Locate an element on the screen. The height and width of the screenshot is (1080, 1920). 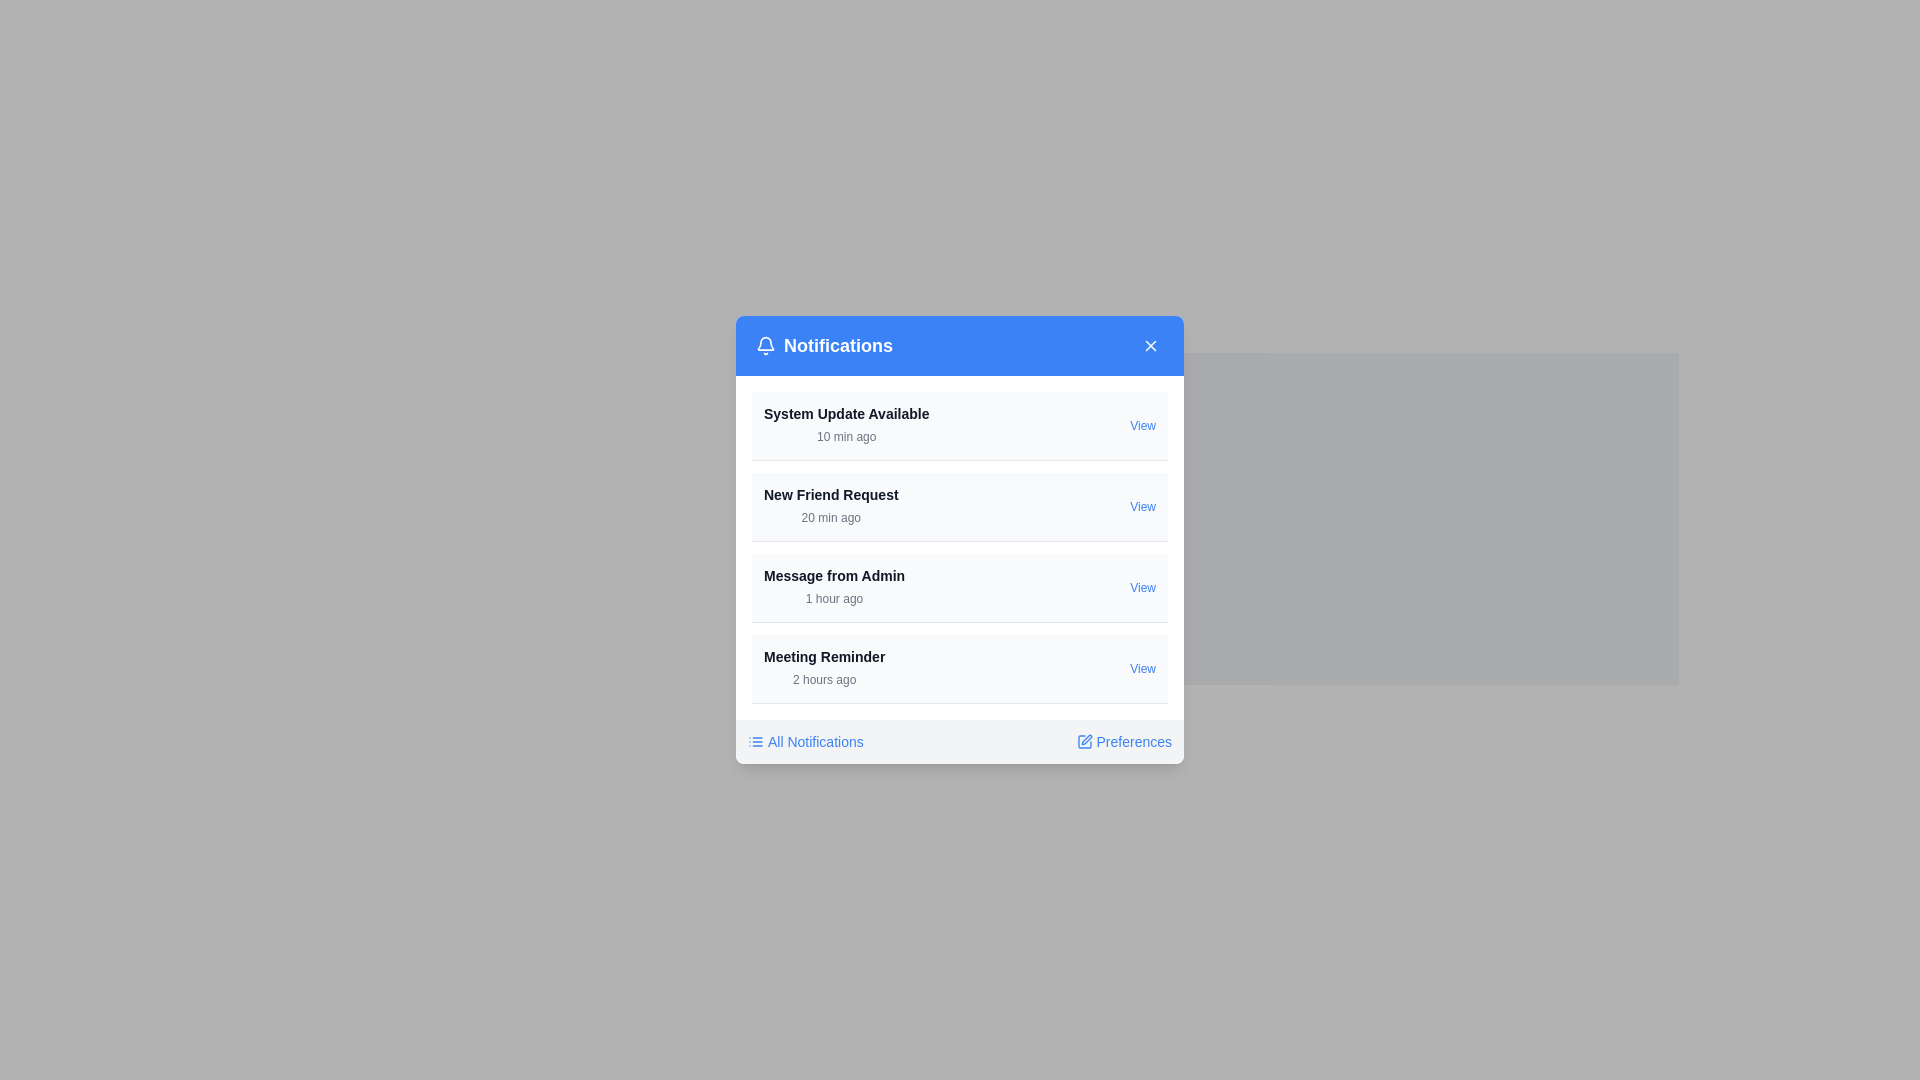
the label that informs the user about the time elapsed since the referenced notification activity, located at the bottom left of the 'Message from Admin' notification entry is located at coordinates (834, 597).